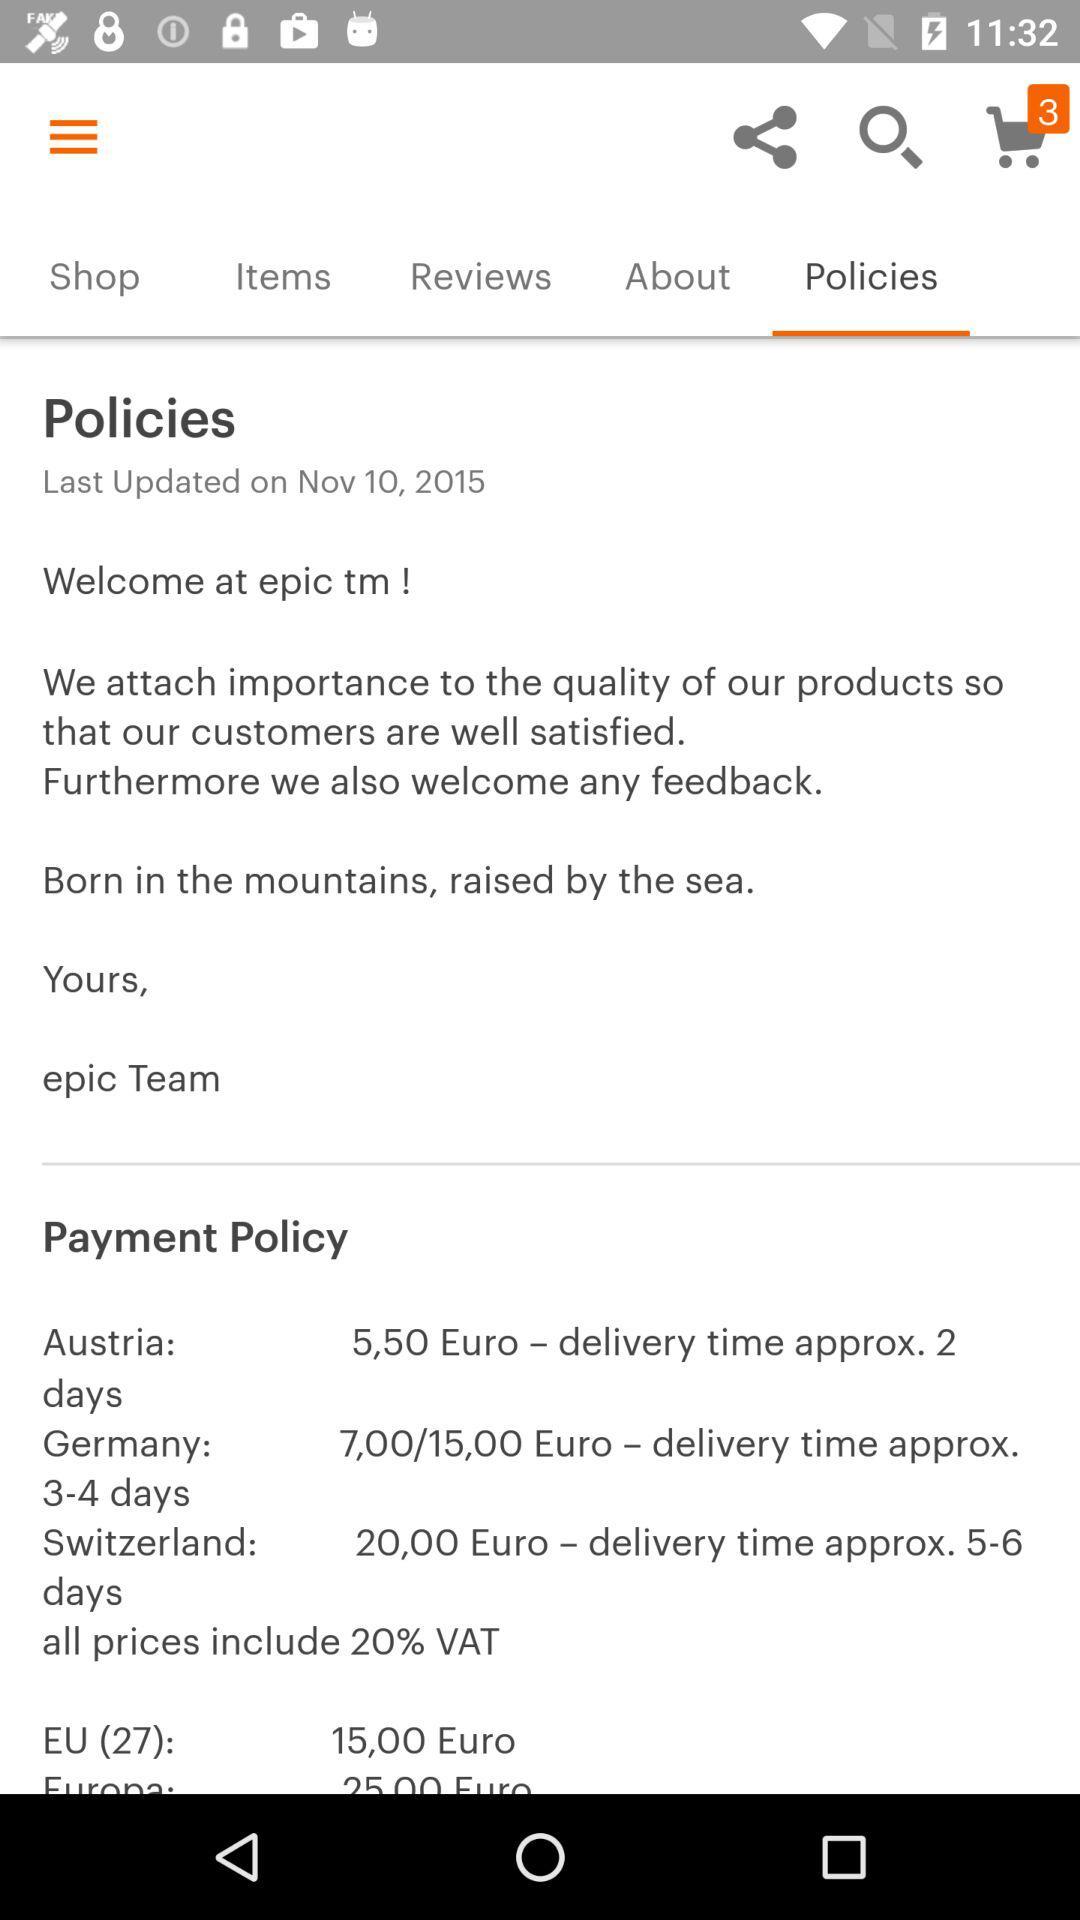  What do you see at coordinates (72, 135) in the screenshot?
I see `the item above shop item` at bounding box center [72, 135].